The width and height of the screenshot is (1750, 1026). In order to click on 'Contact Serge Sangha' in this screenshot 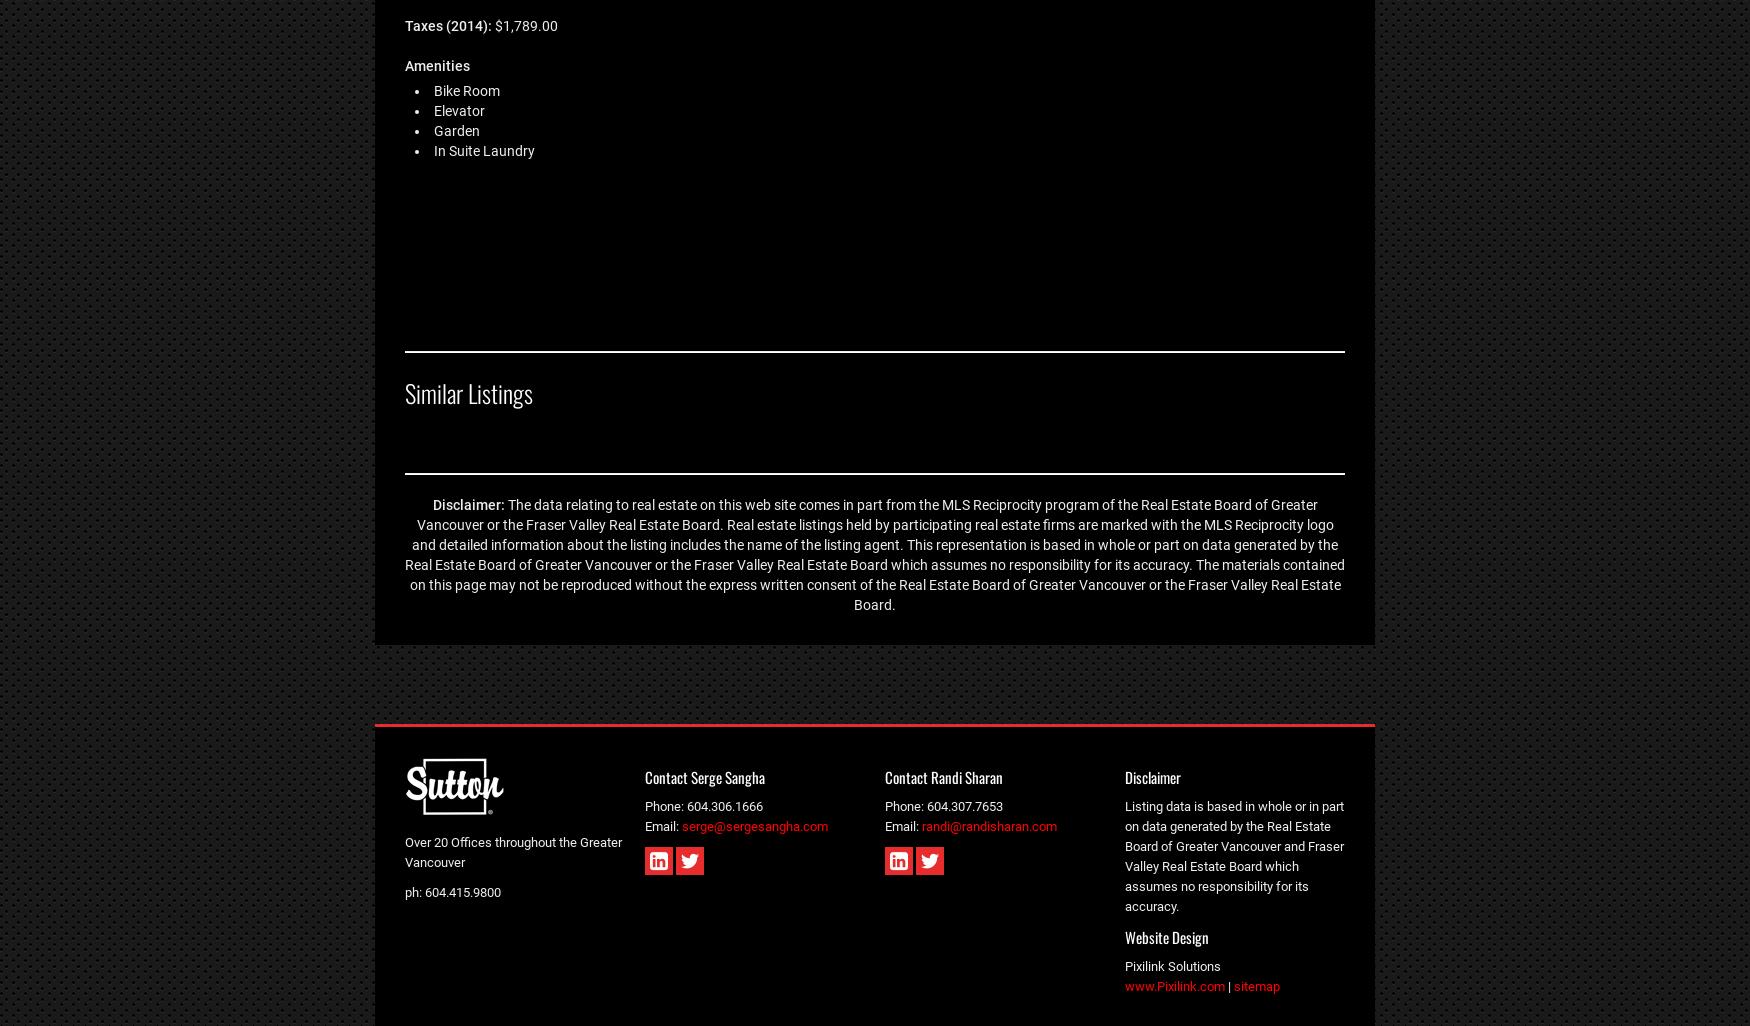, I will do `click(705, 775)`.